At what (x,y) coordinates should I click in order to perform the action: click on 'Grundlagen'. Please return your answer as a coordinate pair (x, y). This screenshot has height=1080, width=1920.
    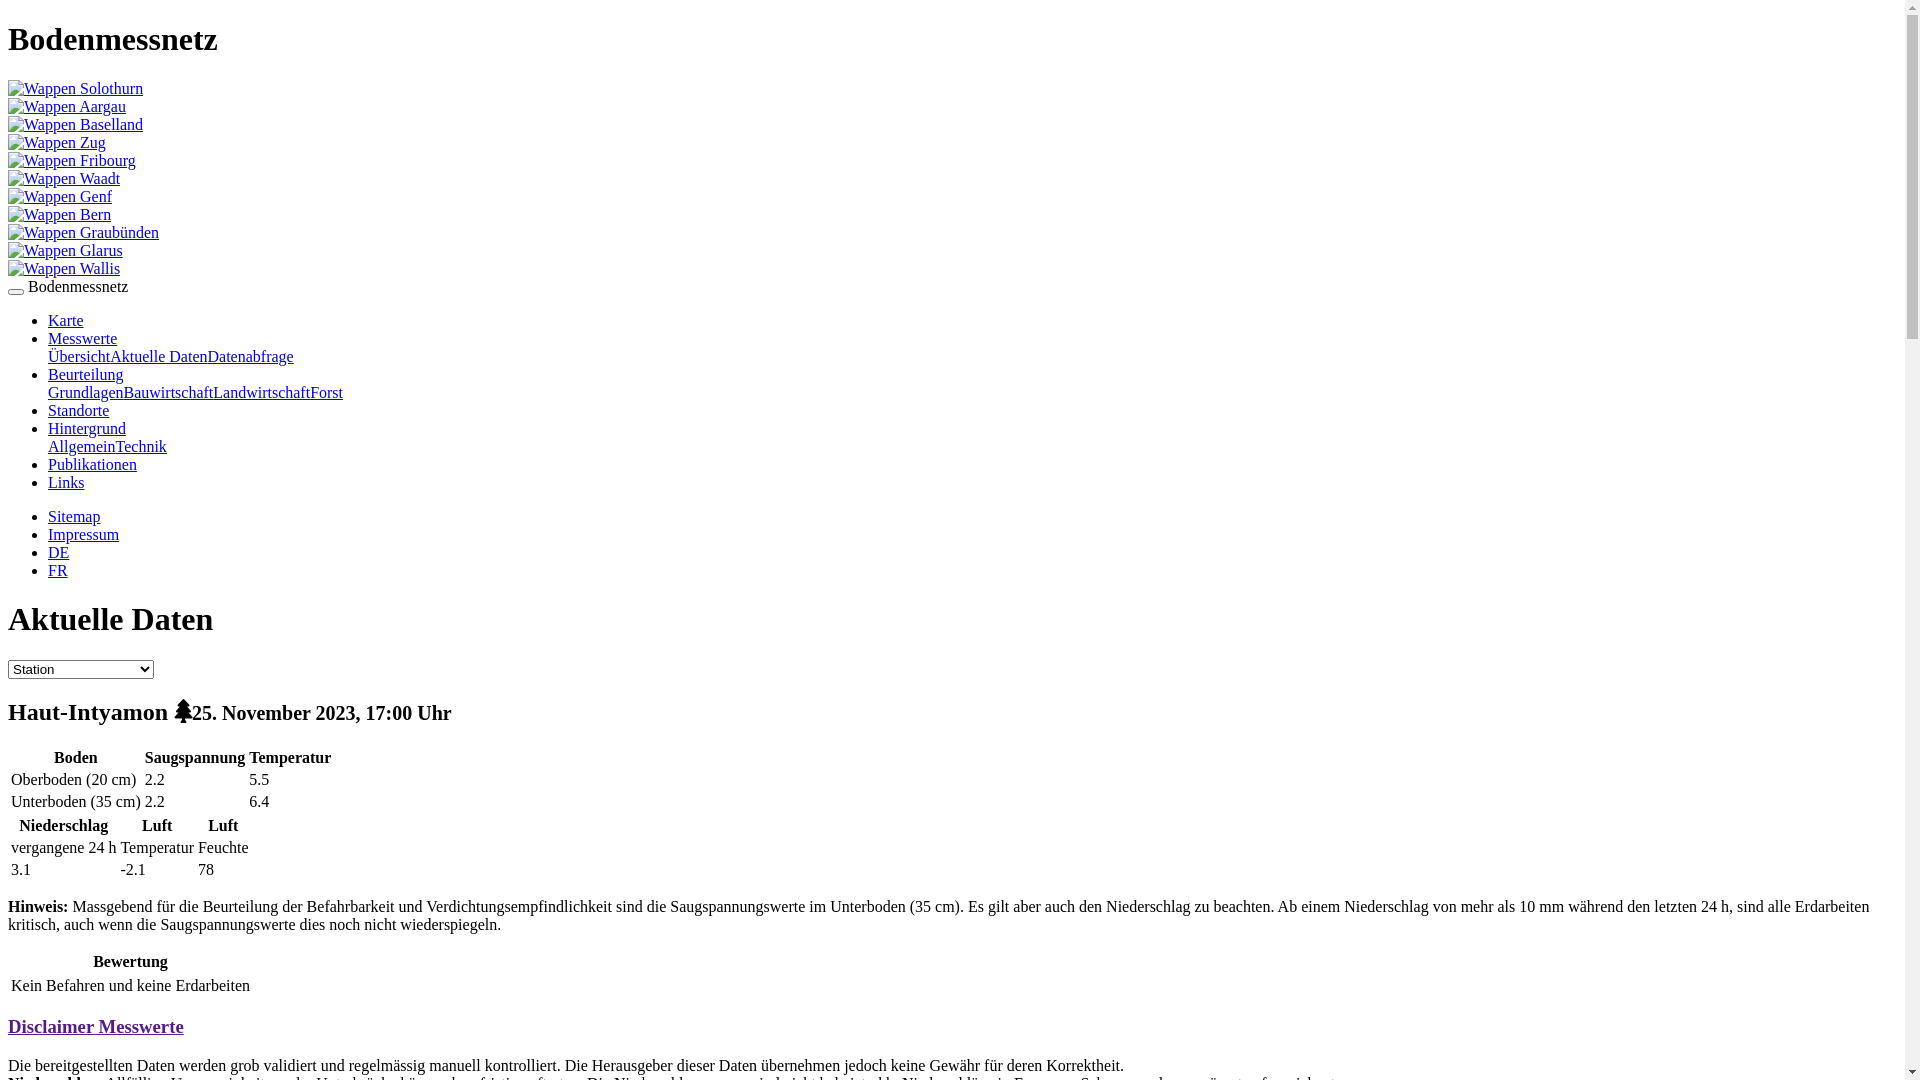
    Looking at the image, I should click on (85, 392).